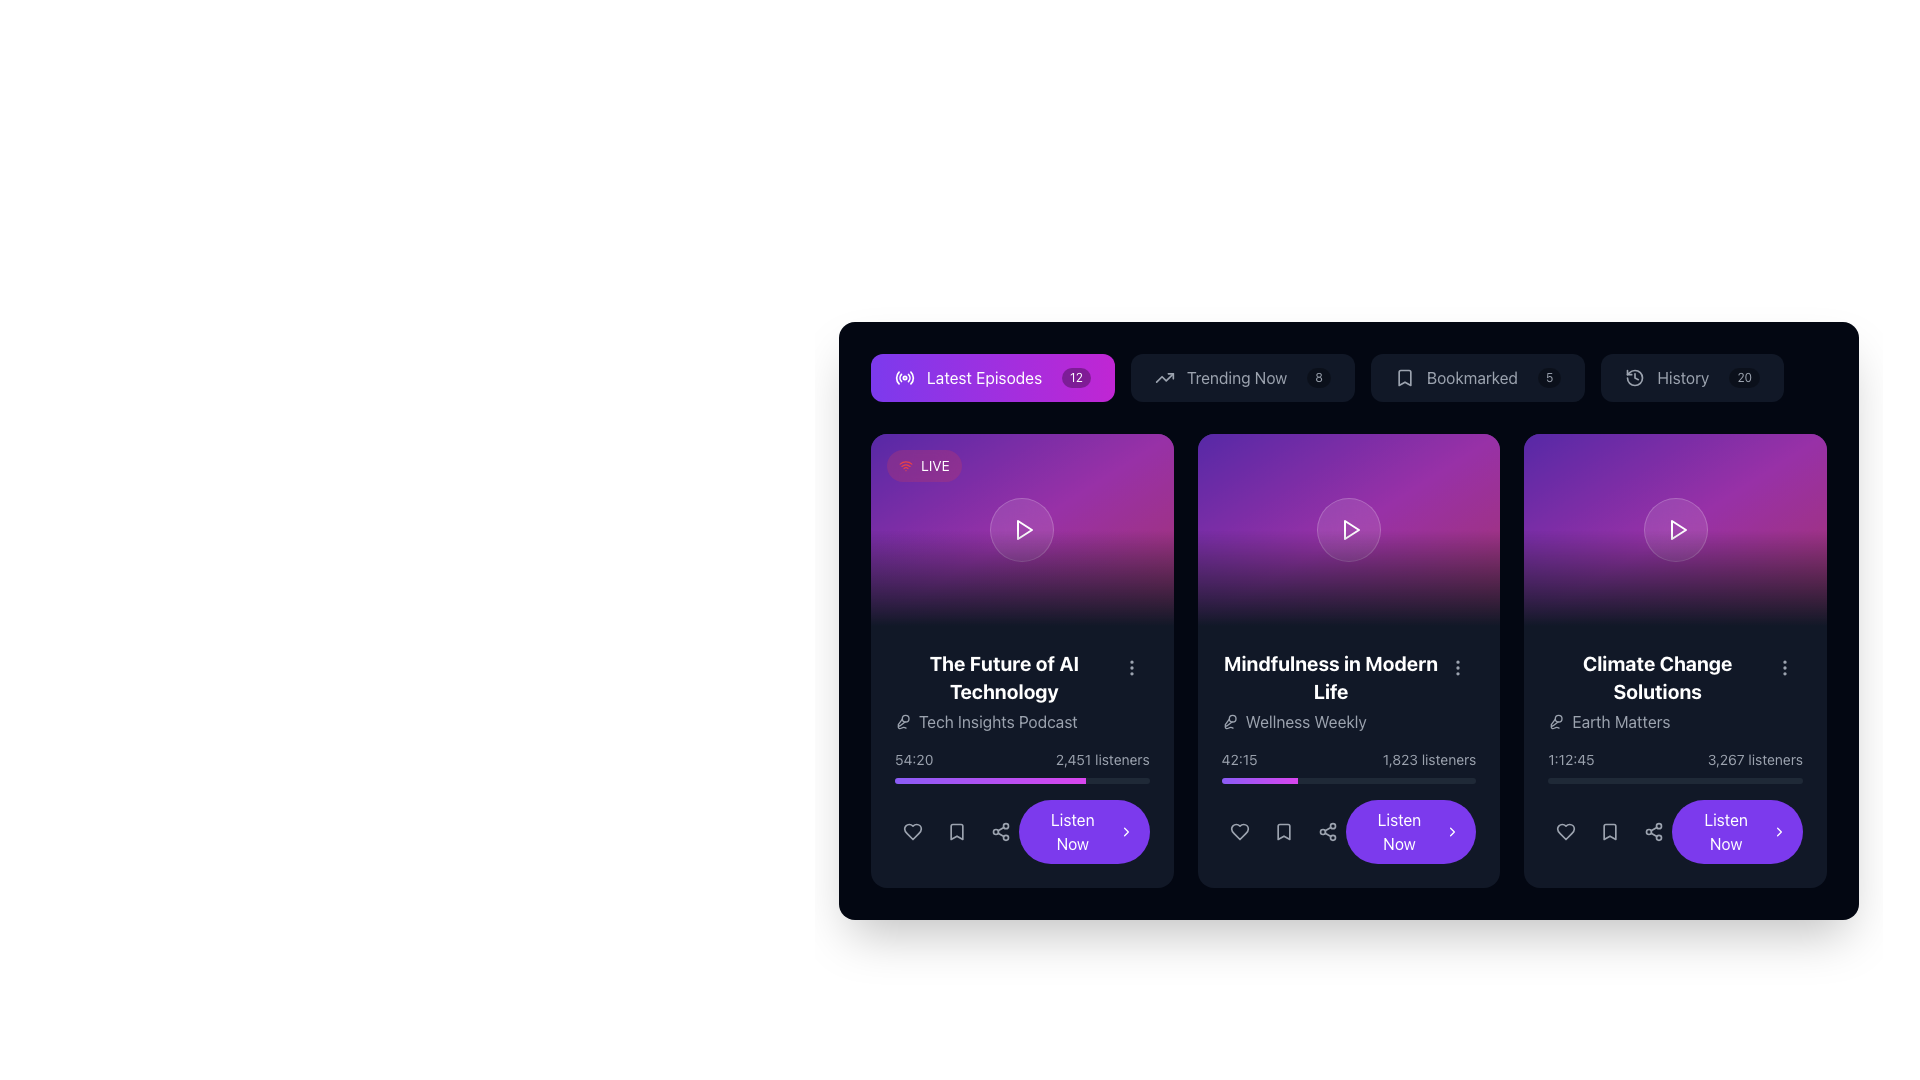  What do you see at coordinates (1238, 832) in the screenshot?
I see `the heart-shaped button within the dark card interface to mark the 'Mindfulness in Modern Life' podcast as a favorite` at bounding box center [1238, 832].